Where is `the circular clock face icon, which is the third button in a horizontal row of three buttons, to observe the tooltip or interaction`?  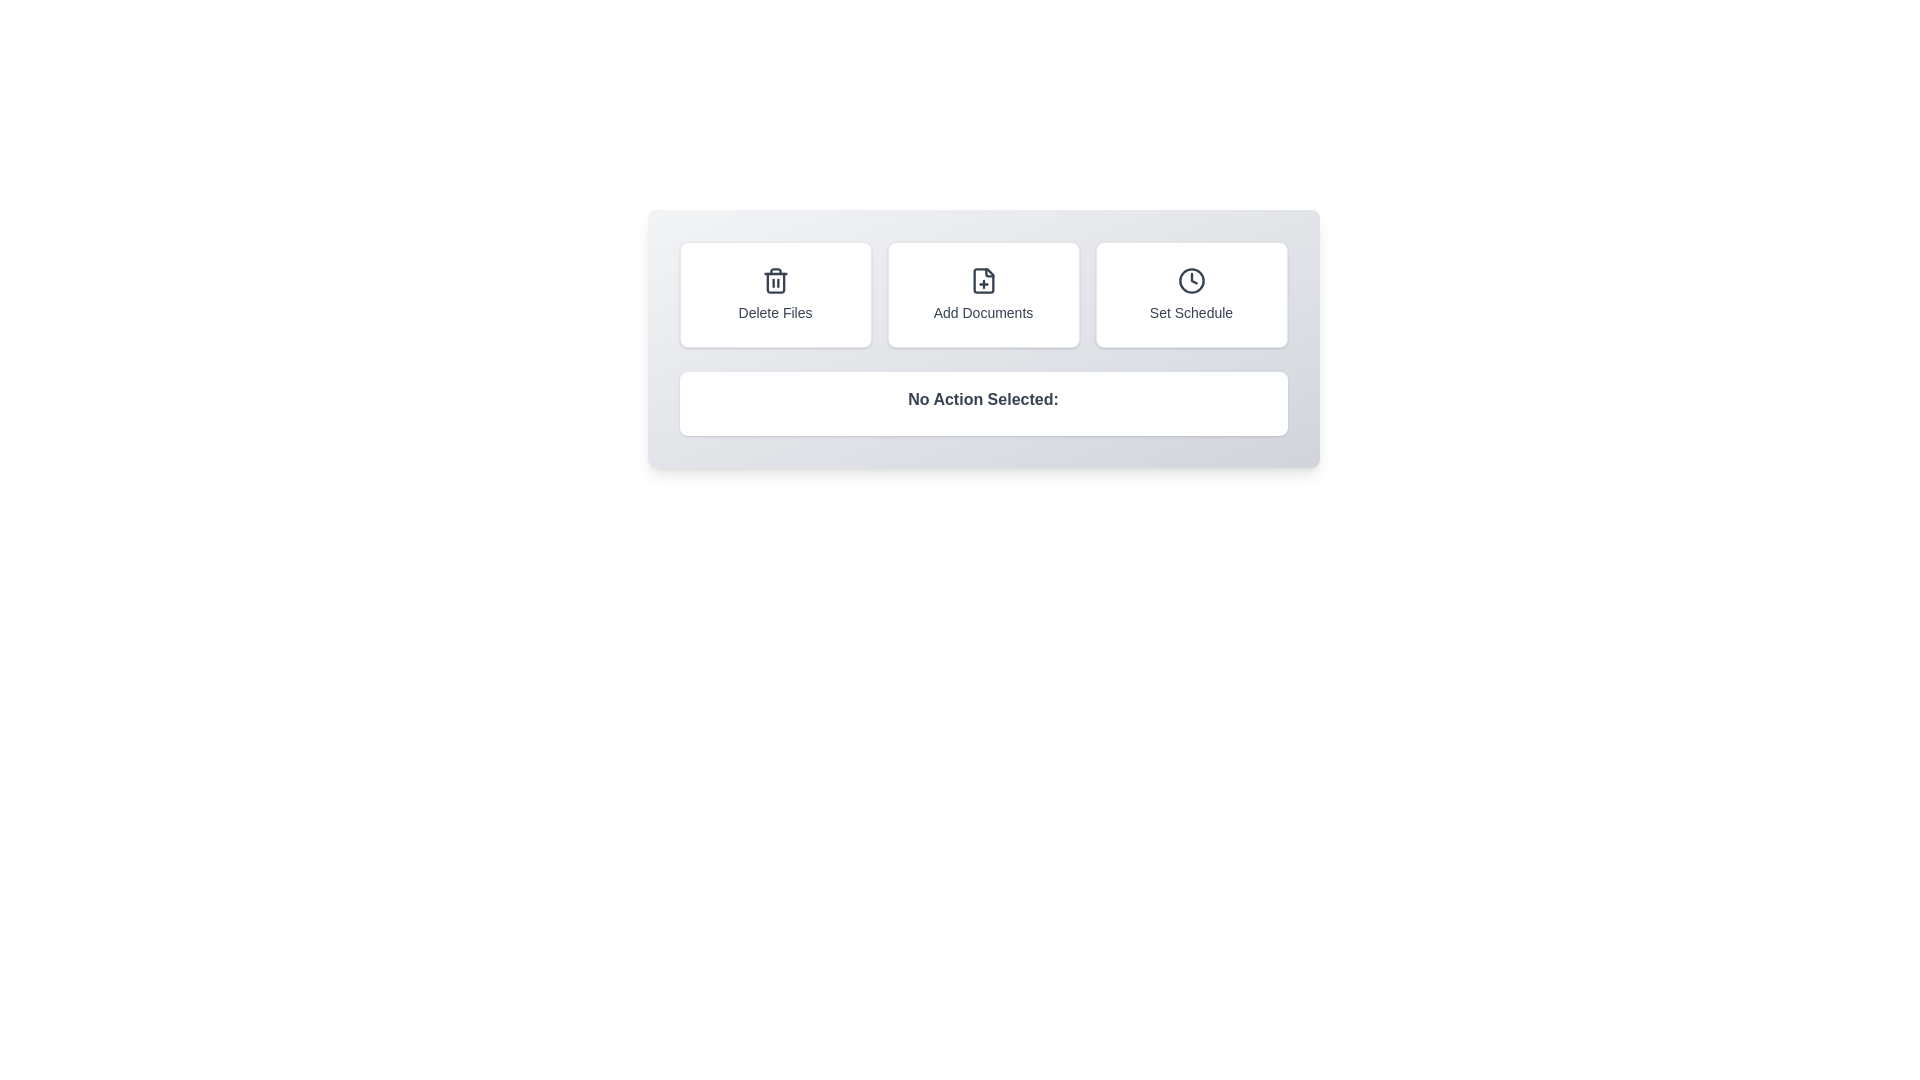 the circular clock face icon, which is the third button in a horizontal row of three buttons, to observe the tooltip or interaction is located at coordinates (1191, 281).